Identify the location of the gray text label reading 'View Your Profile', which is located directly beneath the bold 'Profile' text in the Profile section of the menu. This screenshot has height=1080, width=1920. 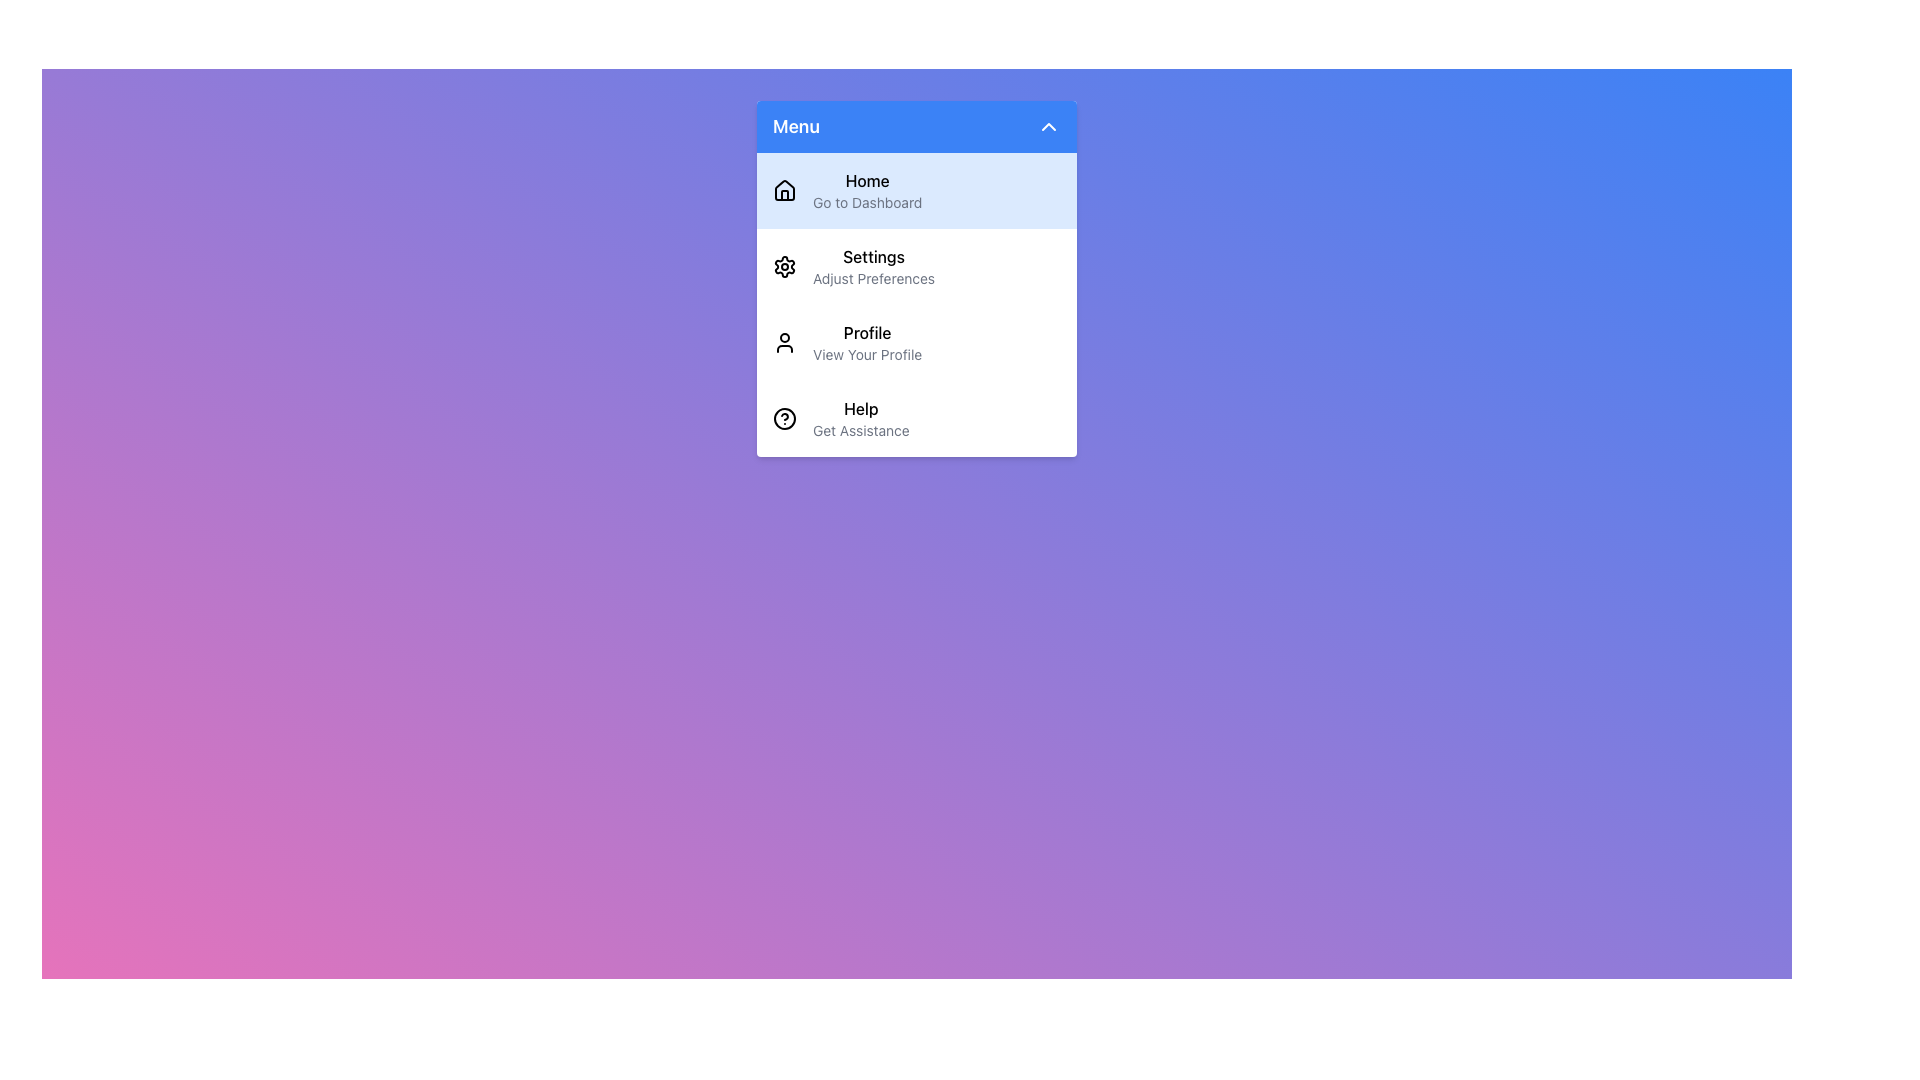
(867, 353).